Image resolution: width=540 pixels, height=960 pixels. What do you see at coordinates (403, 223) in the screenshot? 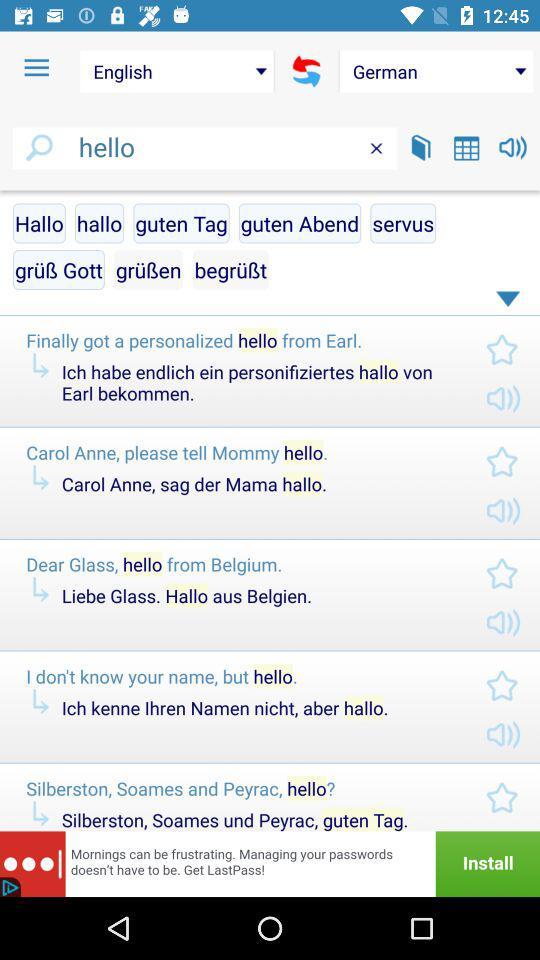
I see `servus` at bounding box center [403, 223].